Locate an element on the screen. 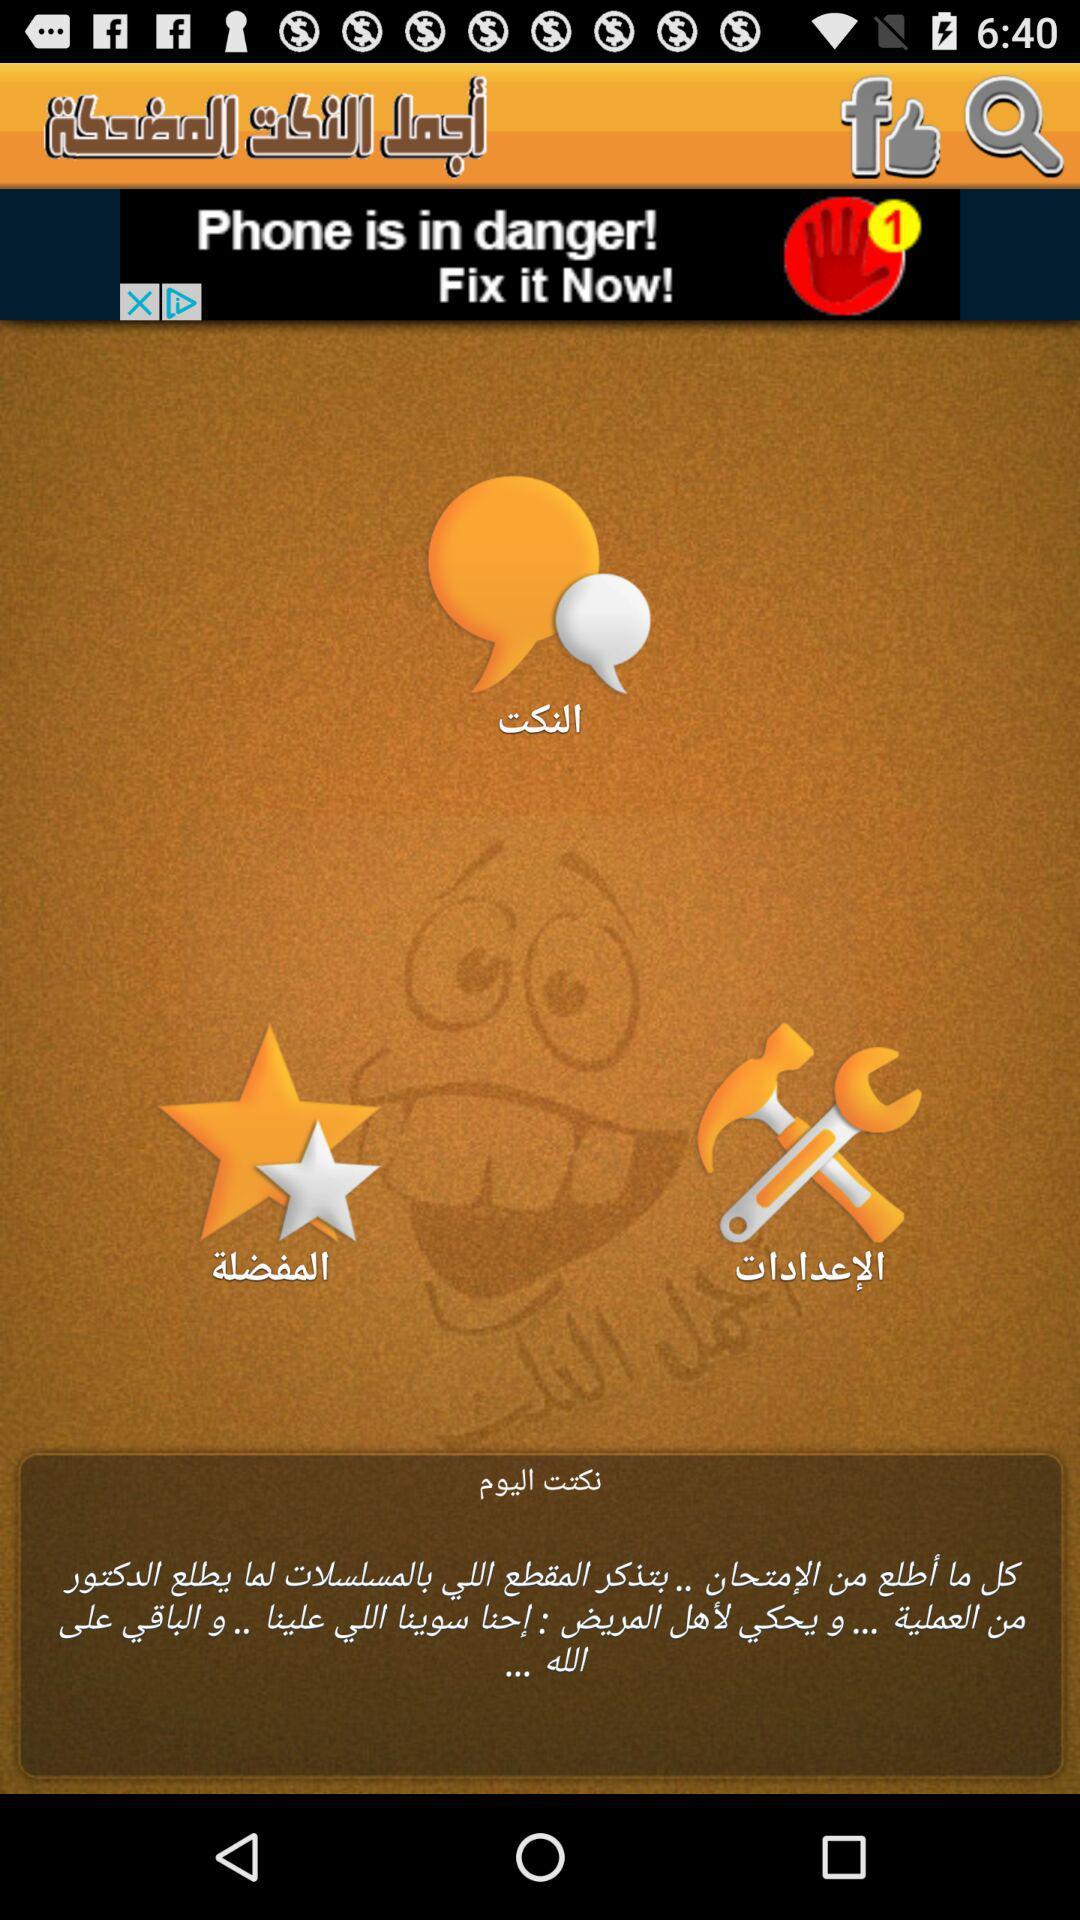  the facebook icon is located at coordinates (889, 133).